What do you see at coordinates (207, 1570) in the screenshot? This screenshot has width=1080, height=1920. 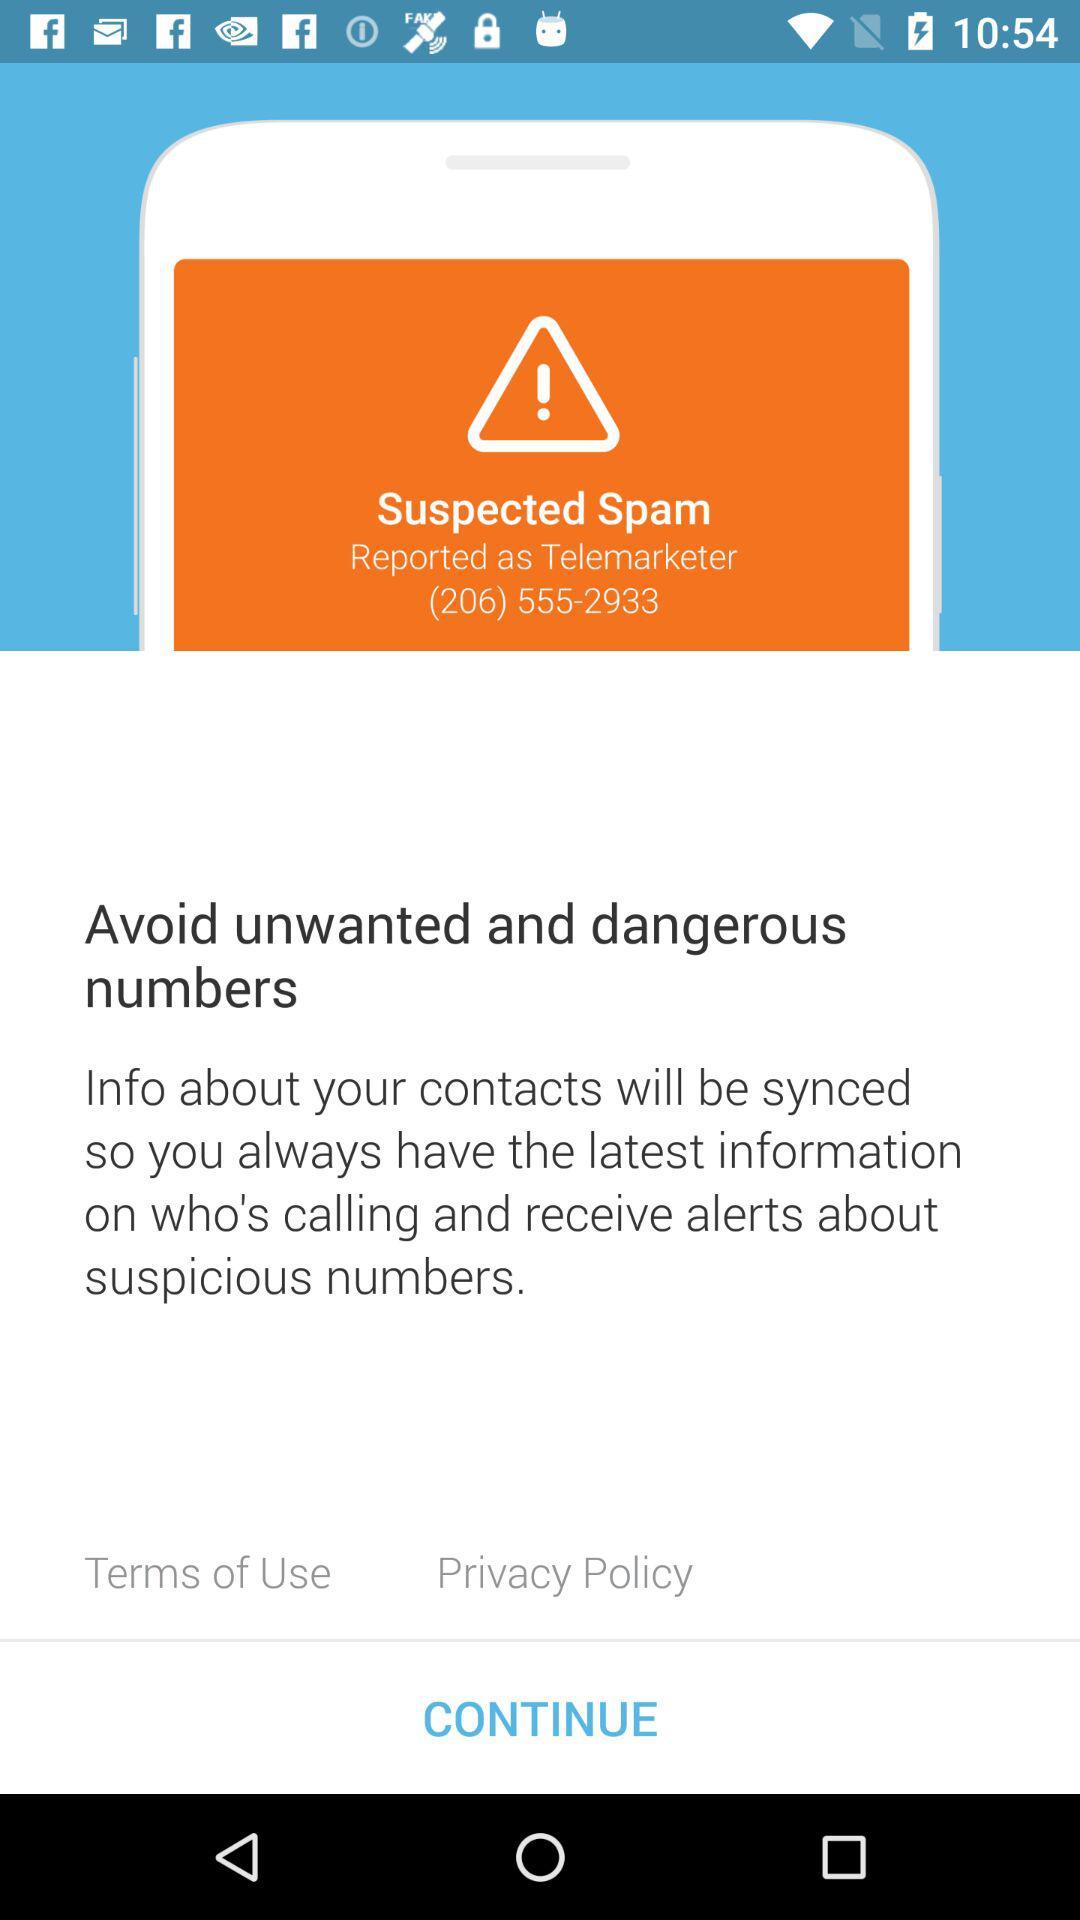 I see `the item to the left of the privacy policy item` at bounding box center [207, 1570].